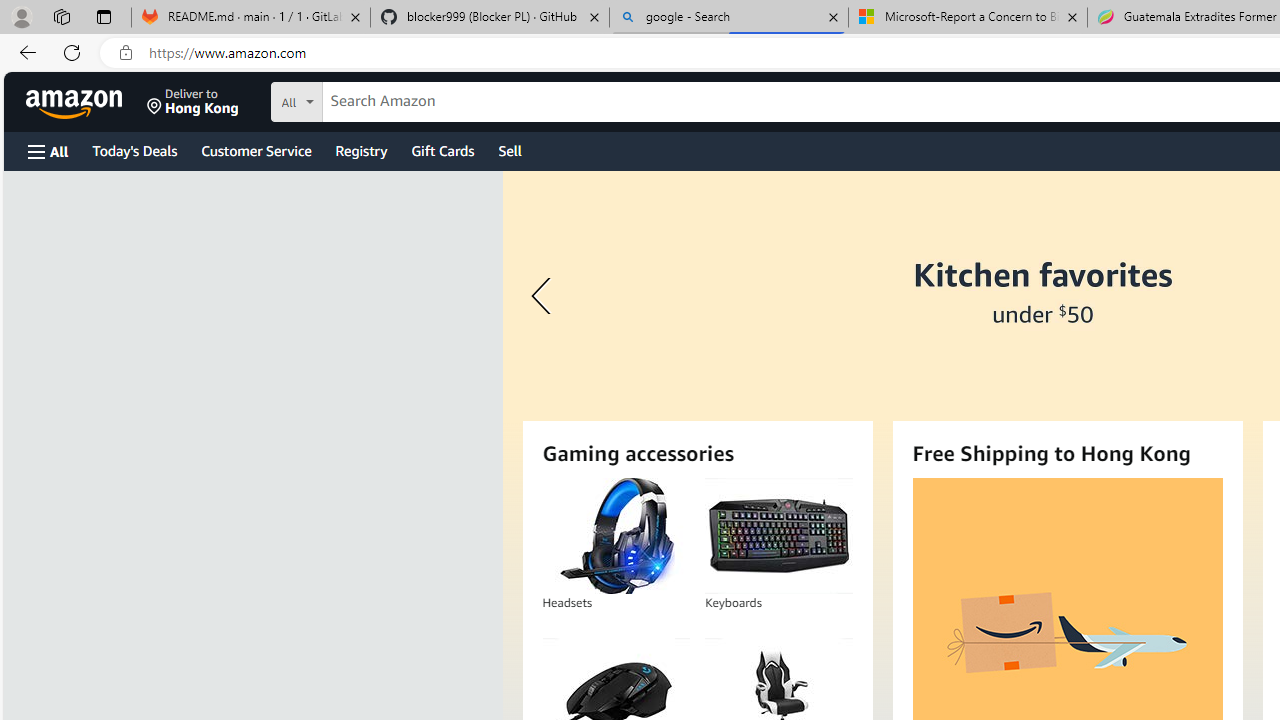 This screenshot has height=720, width=1280. I want to click on 'Headsets', so click(614, 535).